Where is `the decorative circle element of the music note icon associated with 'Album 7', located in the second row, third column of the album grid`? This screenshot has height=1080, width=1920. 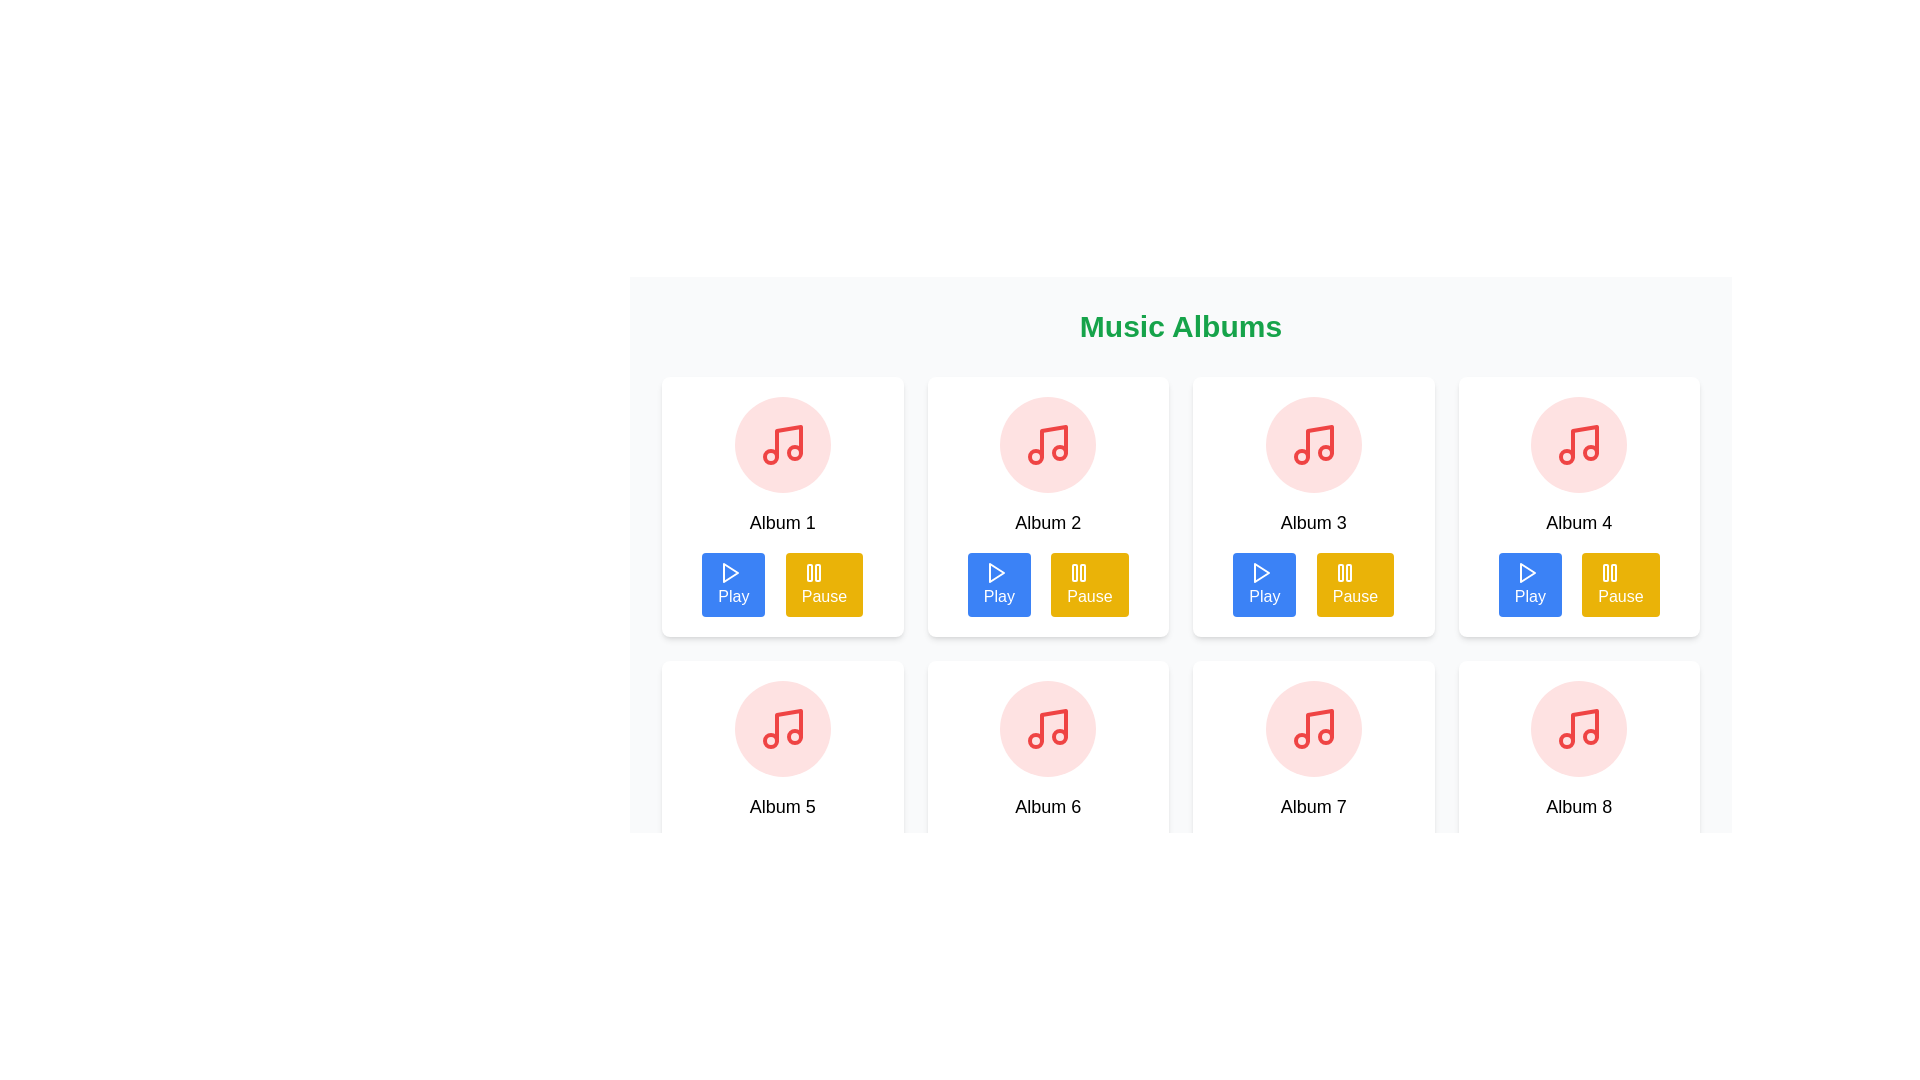 the decorative circle element of the music note icon associated with 'Album 7', located in the second row, third column of the album grid is located at coordinates (1301, 740).